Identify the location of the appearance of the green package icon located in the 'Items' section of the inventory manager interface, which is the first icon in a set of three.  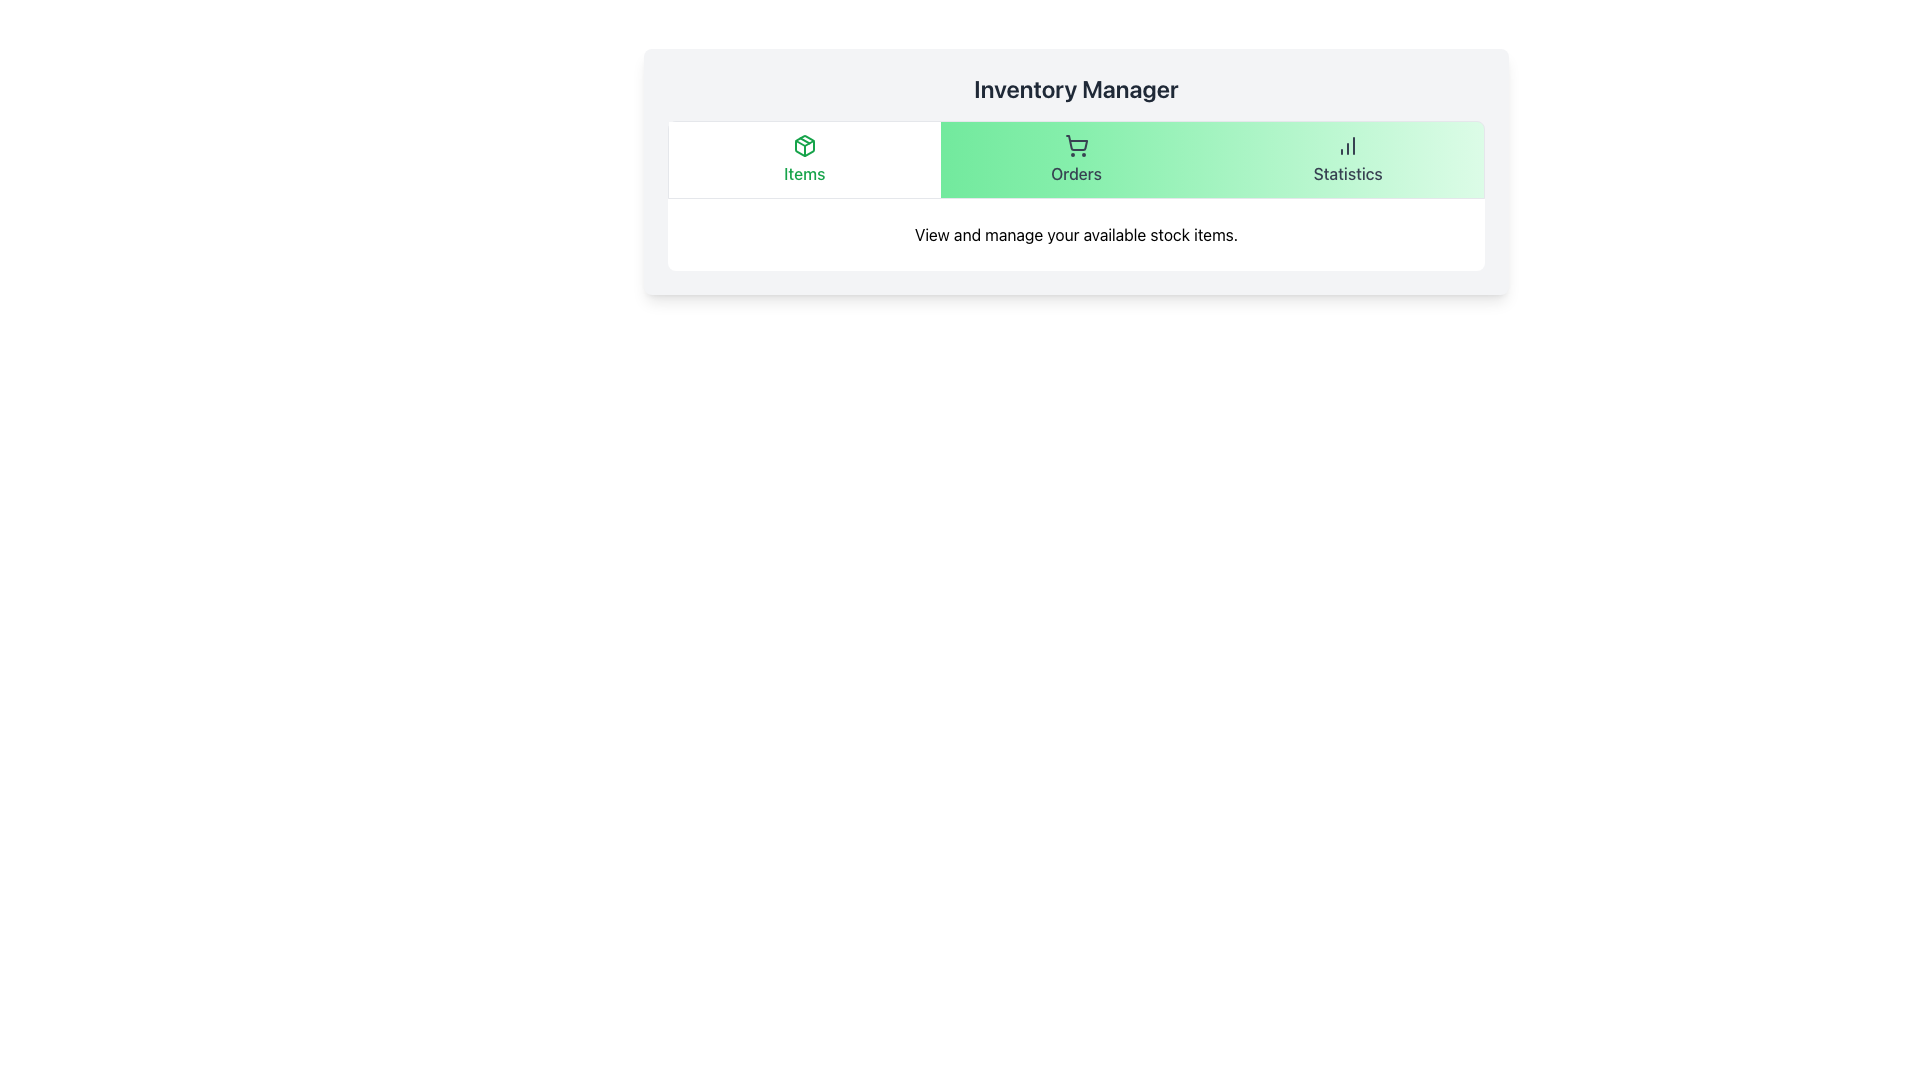
(804, 145).